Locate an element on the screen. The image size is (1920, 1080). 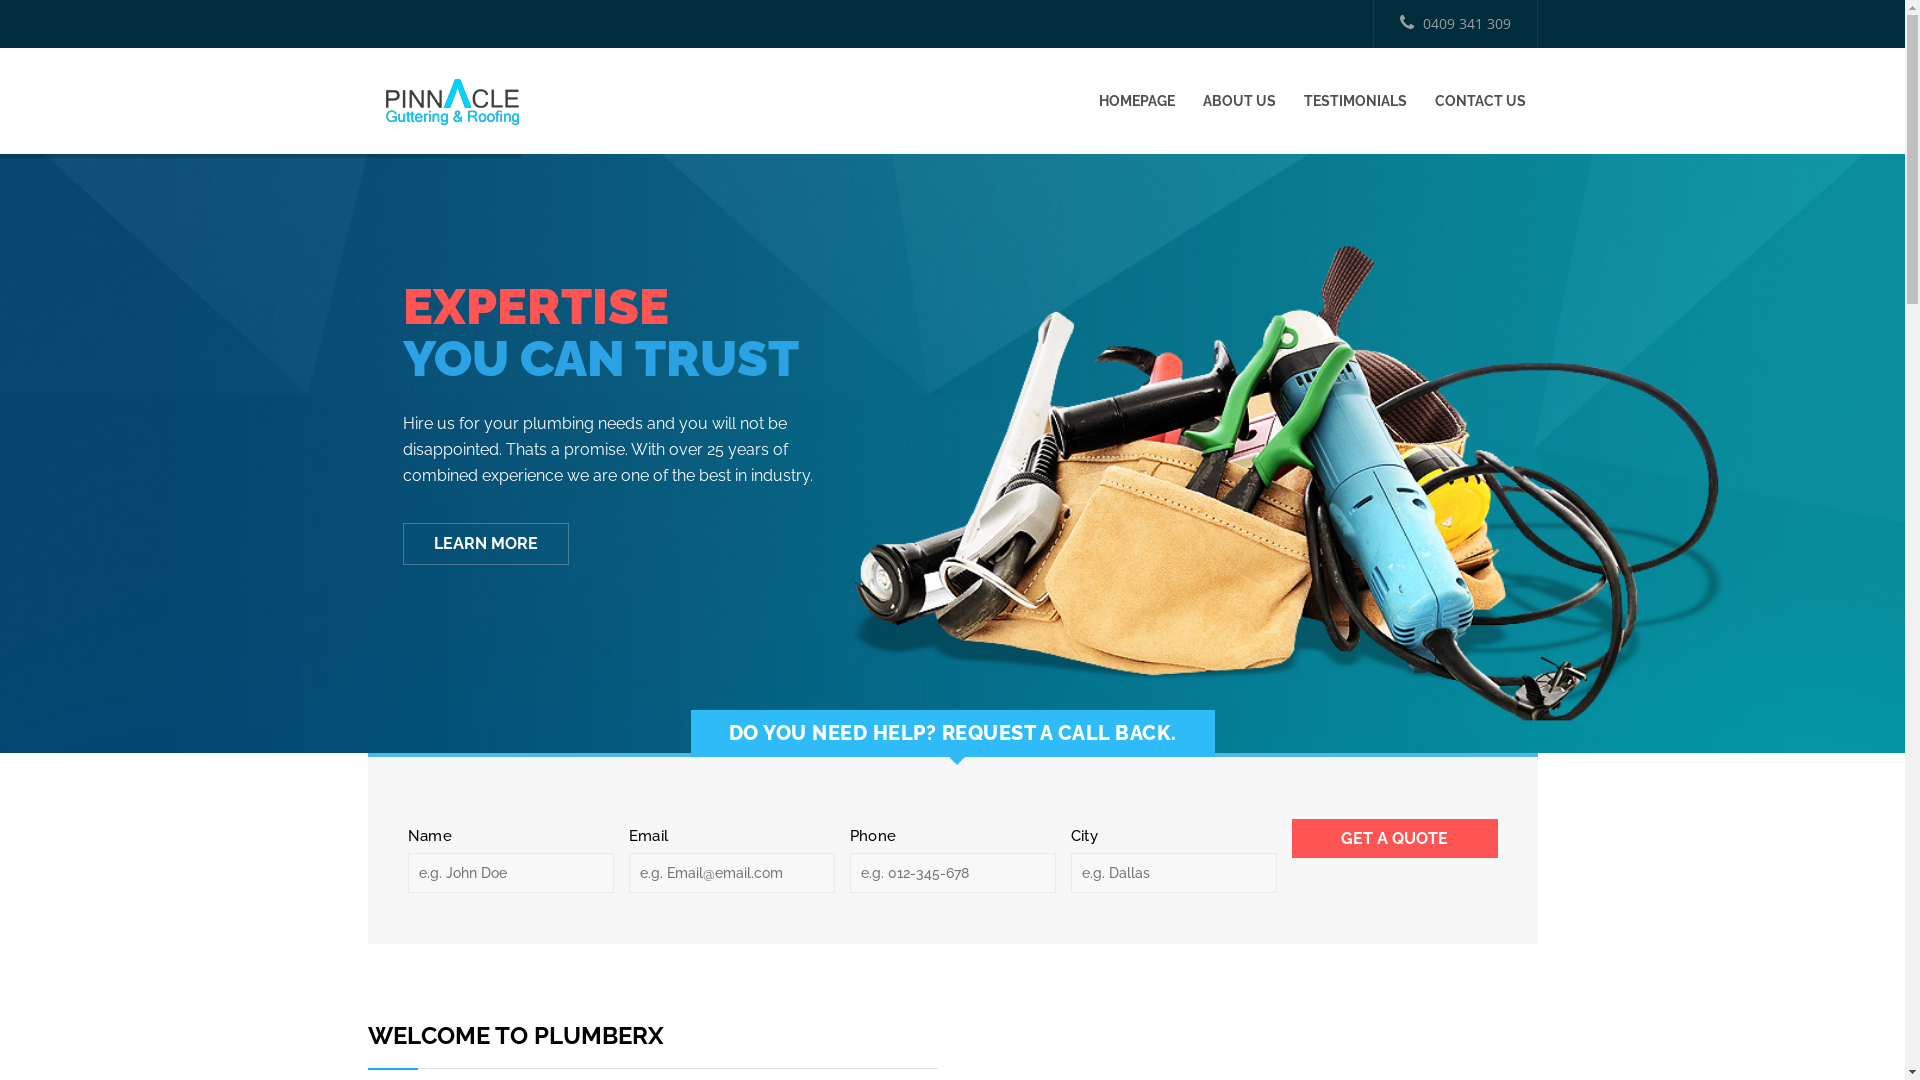
'Get A Quote' is located at coordinates (1394, 838).